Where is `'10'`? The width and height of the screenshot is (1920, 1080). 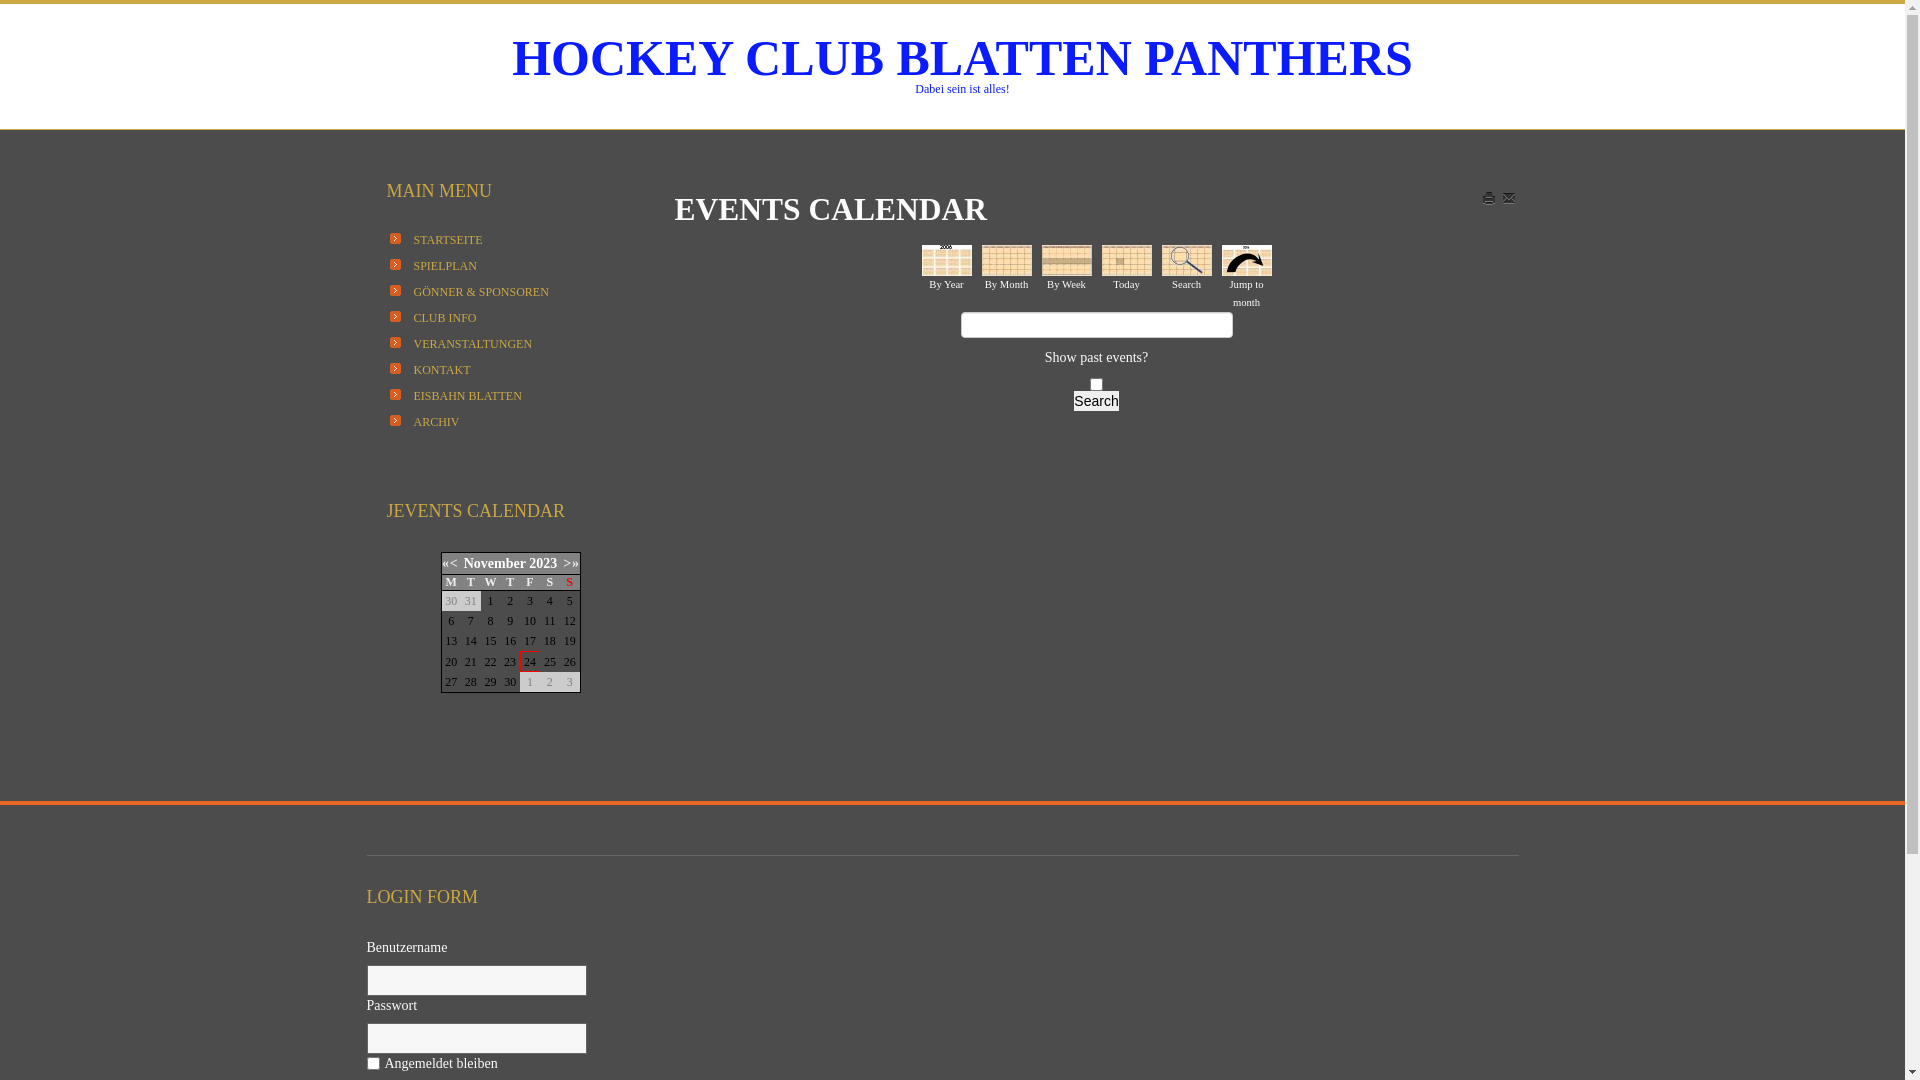 '10' is located at coordinates (529, 620).